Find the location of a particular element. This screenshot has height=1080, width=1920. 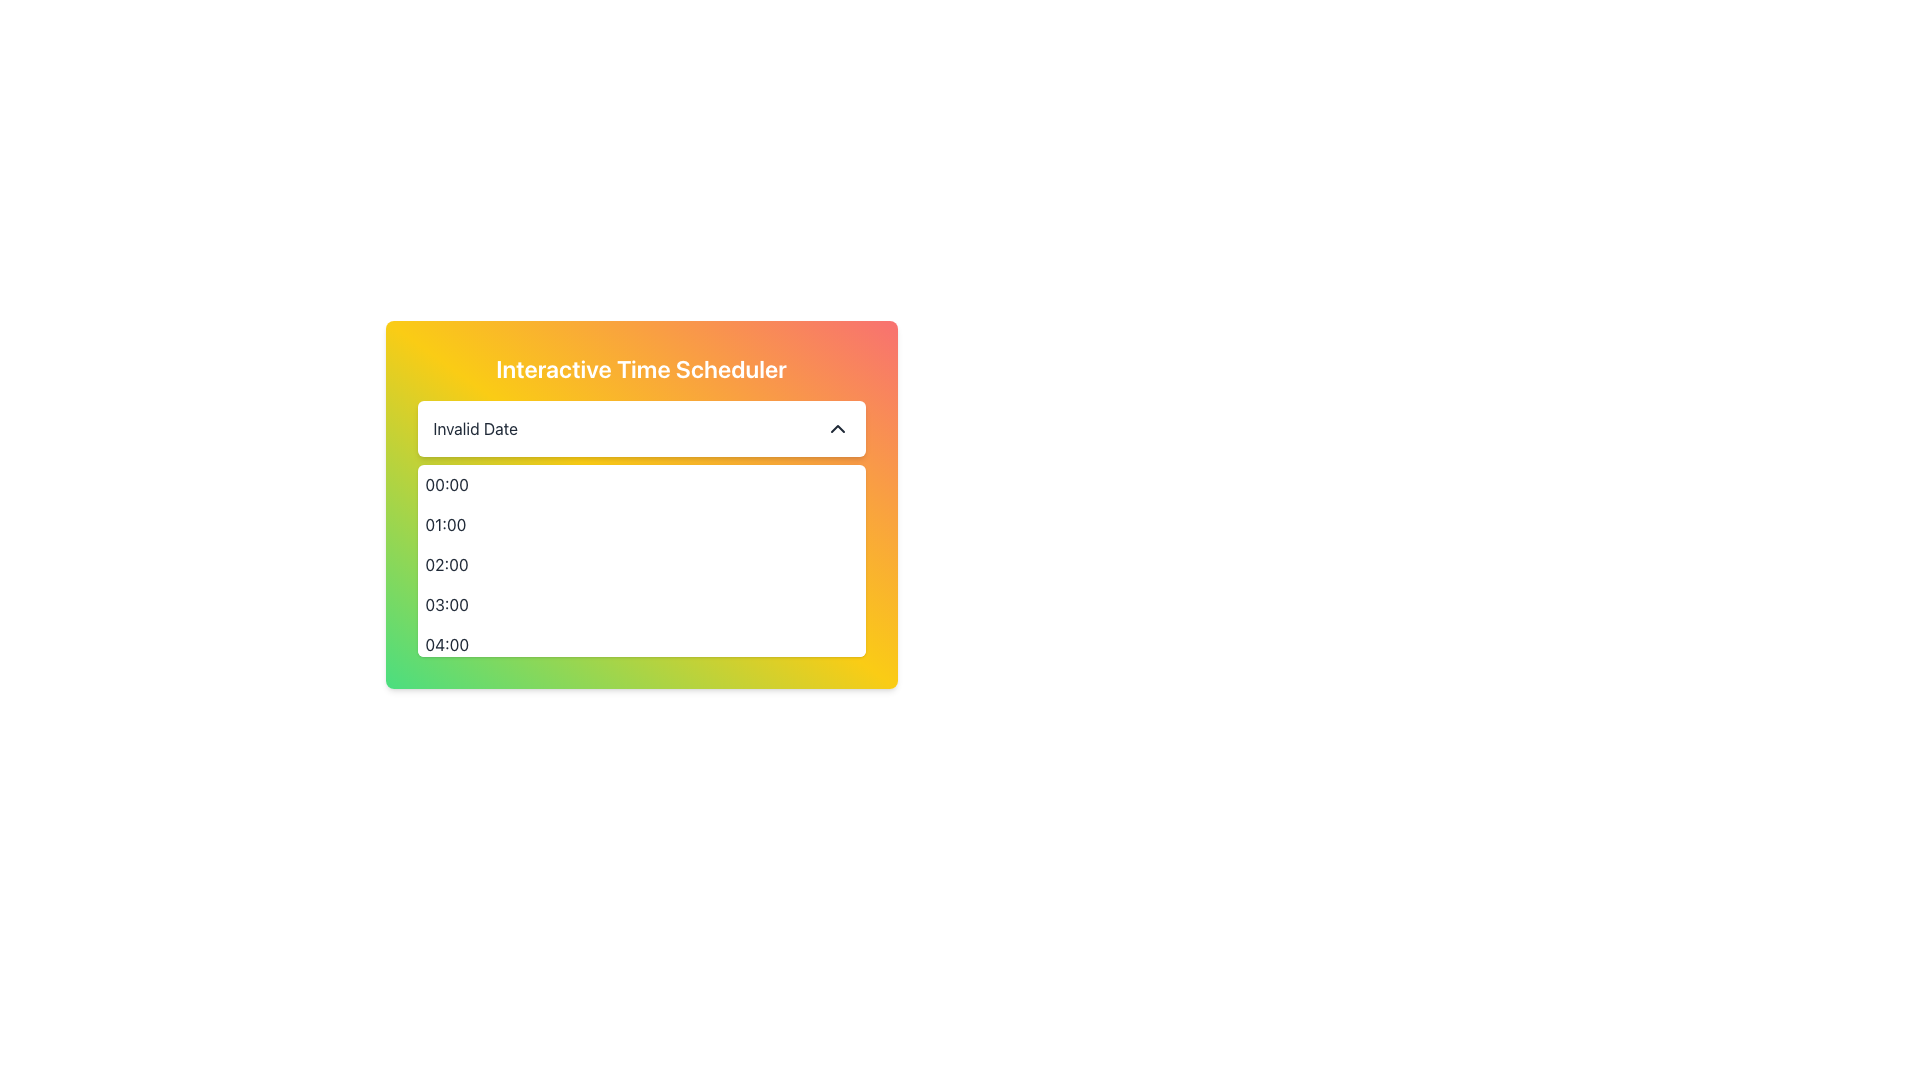

the '01:00' dropdown menu item is located at coordinates (641, 523).